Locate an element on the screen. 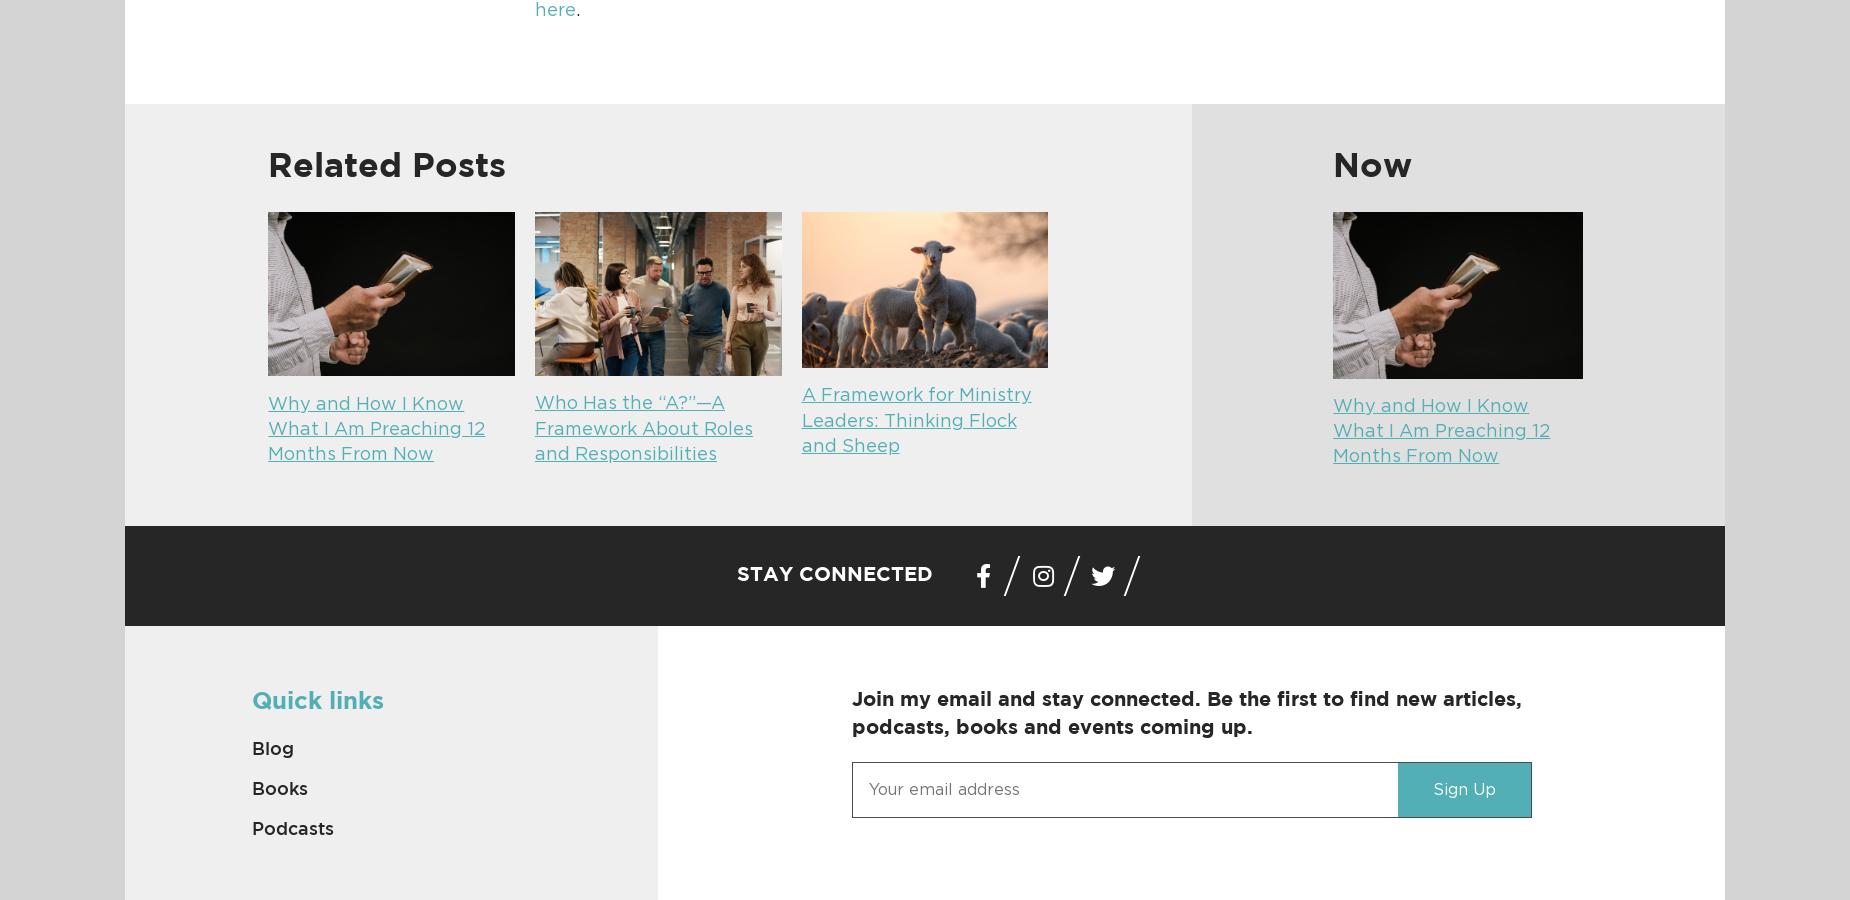 Image resolution: width=1850 pixels, height=900 pixels. 'A Framework for Ministry Leaders: Thinking Flock and Sheep' is located at coordinates (915, 421).